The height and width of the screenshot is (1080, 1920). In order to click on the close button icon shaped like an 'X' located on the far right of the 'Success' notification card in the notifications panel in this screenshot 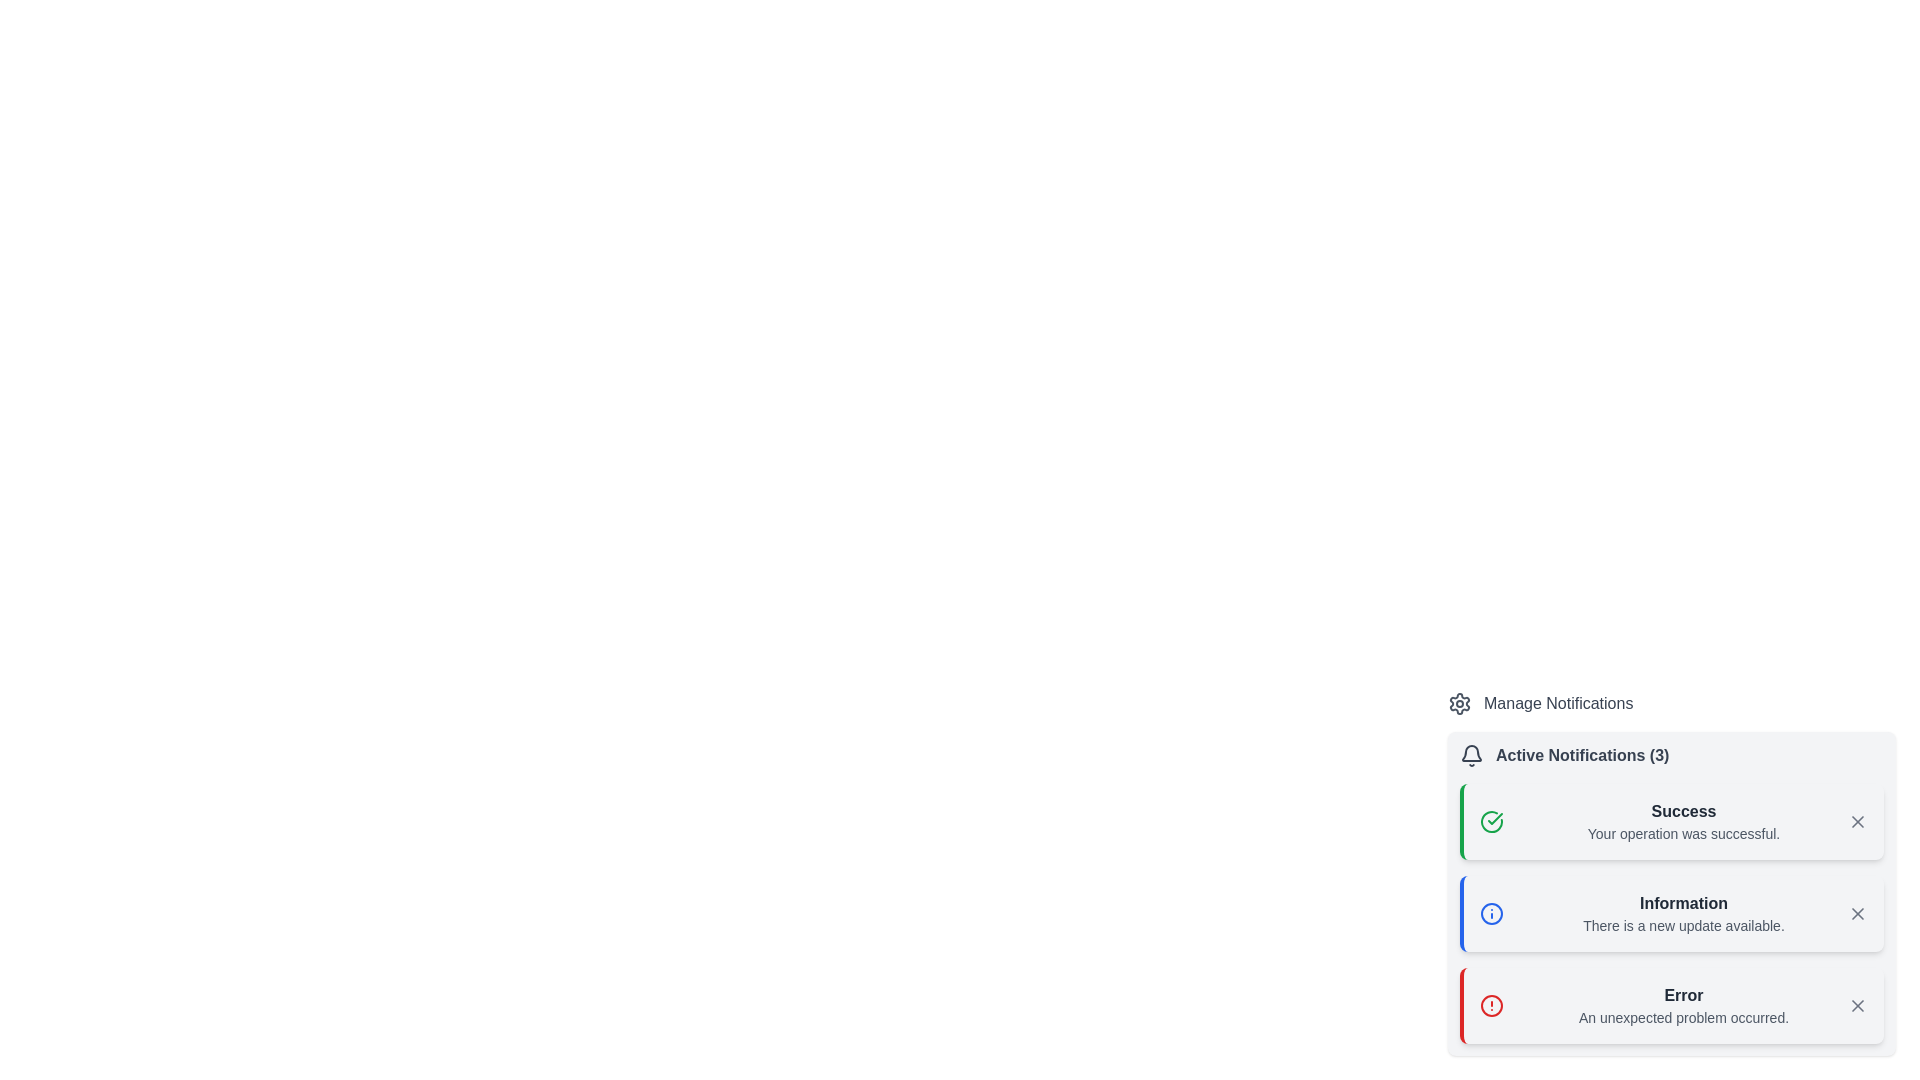, I will do `click(1856, 821)`.